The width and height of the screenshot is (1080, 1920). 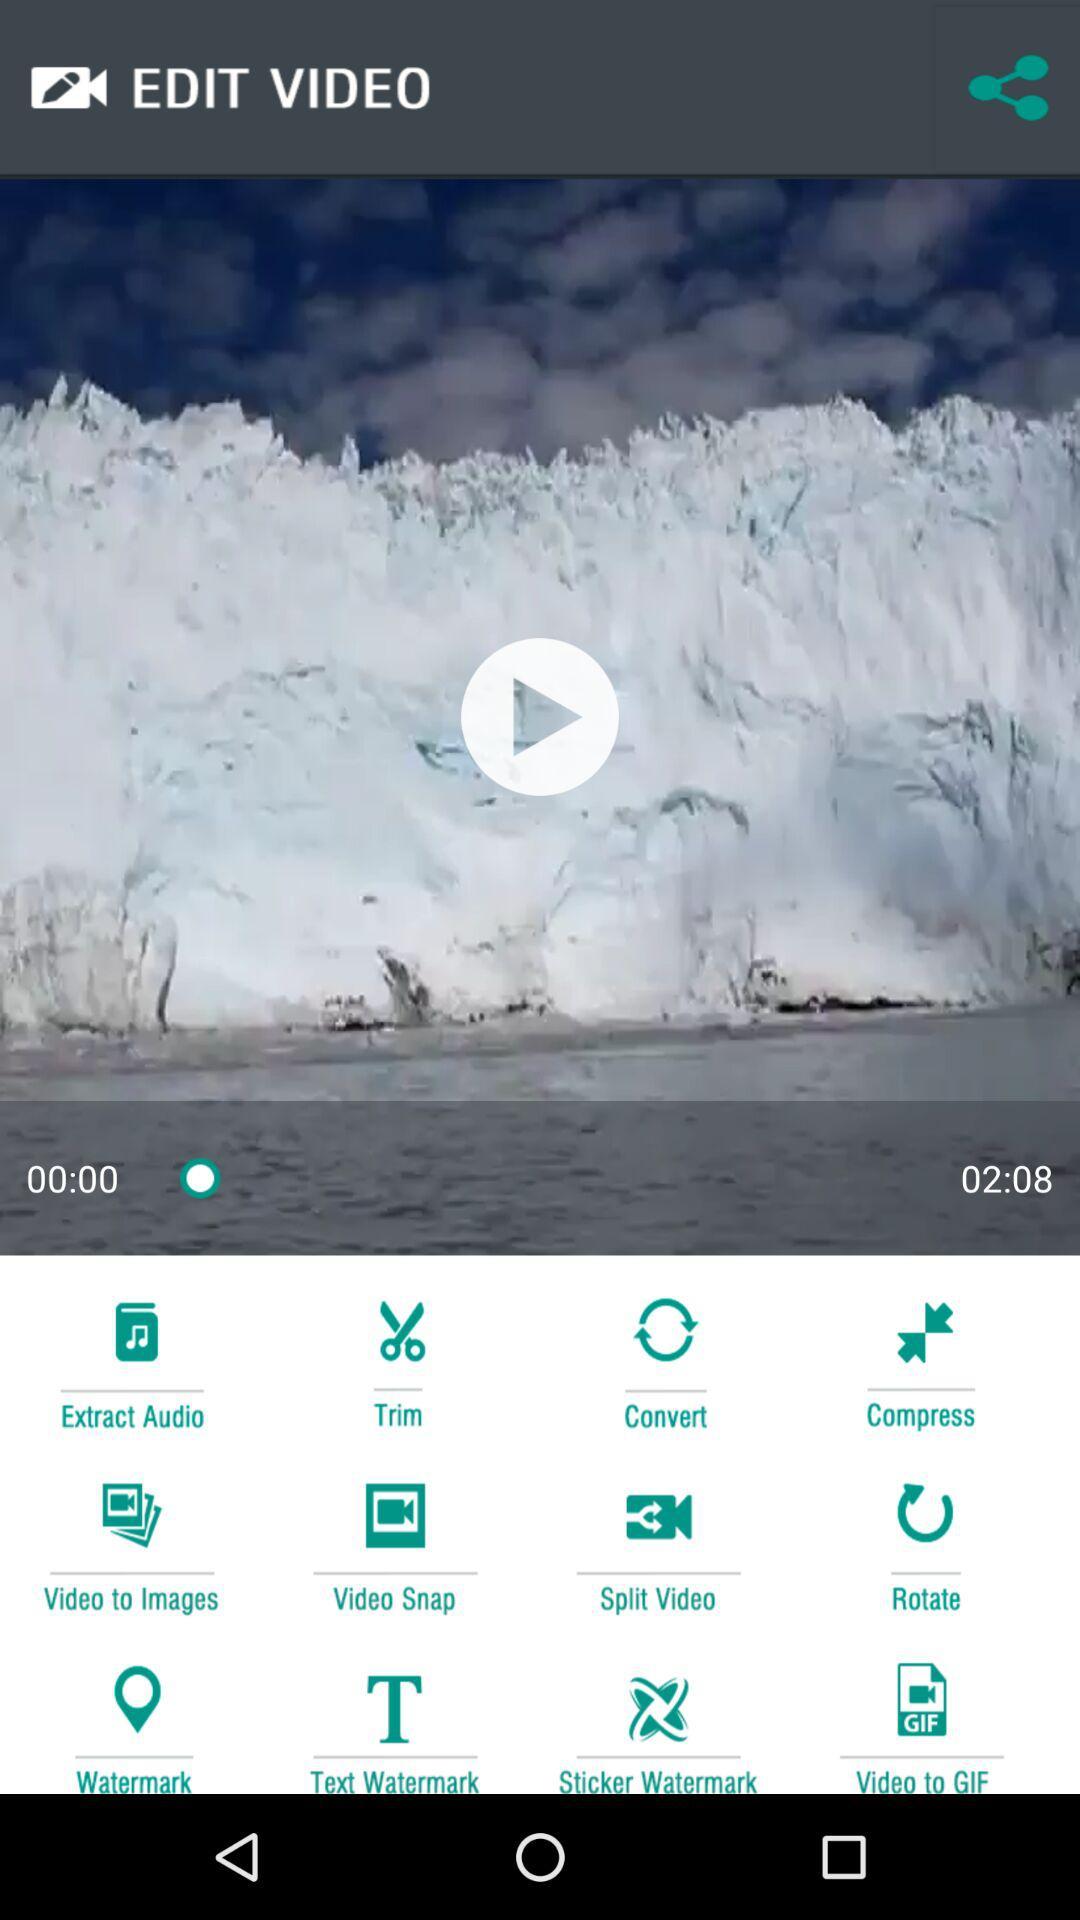 What do you see at coordinates (658, 1544) in the screenshot?
I see `split video into multiple files` at bounding box center [658, 1544].